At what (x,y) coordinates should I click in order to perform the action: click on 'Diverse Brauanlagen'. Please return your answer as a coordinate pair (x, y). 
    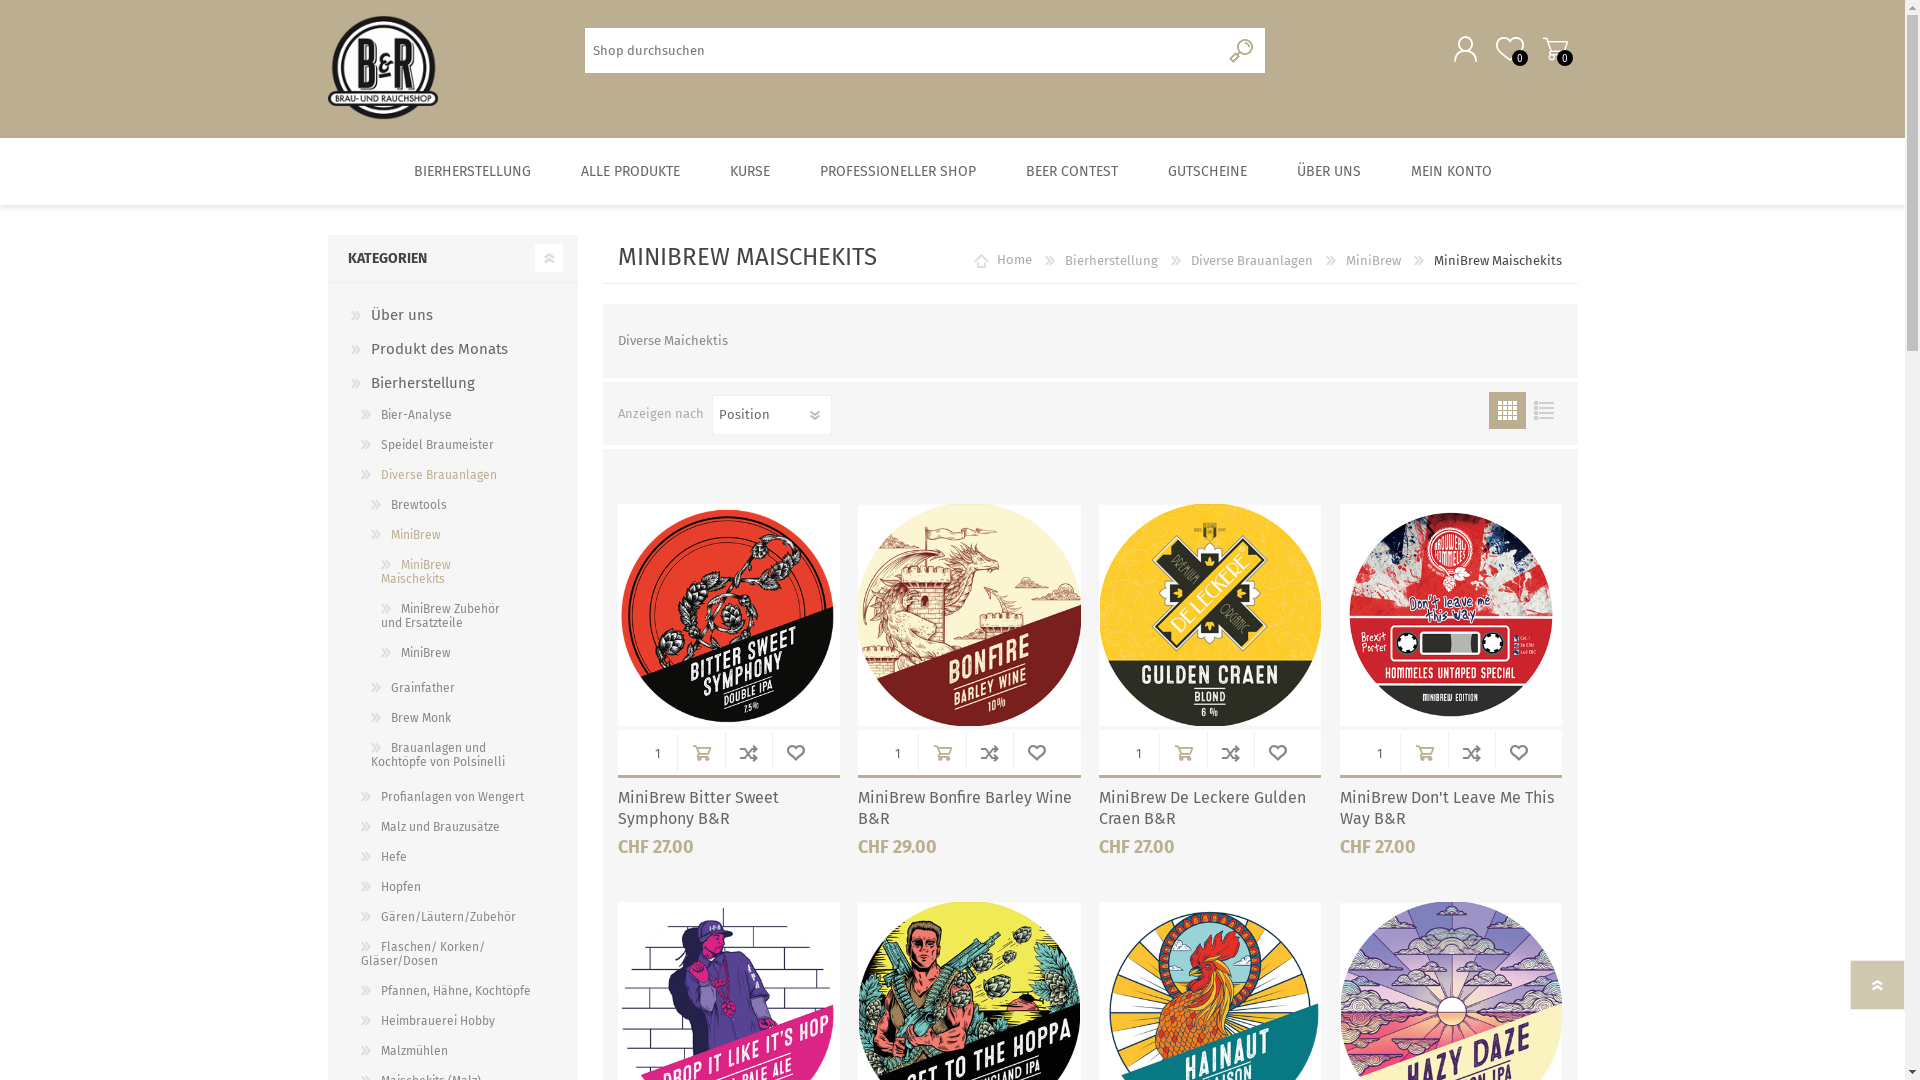
    Looking at the image, I should click on (427, 474).